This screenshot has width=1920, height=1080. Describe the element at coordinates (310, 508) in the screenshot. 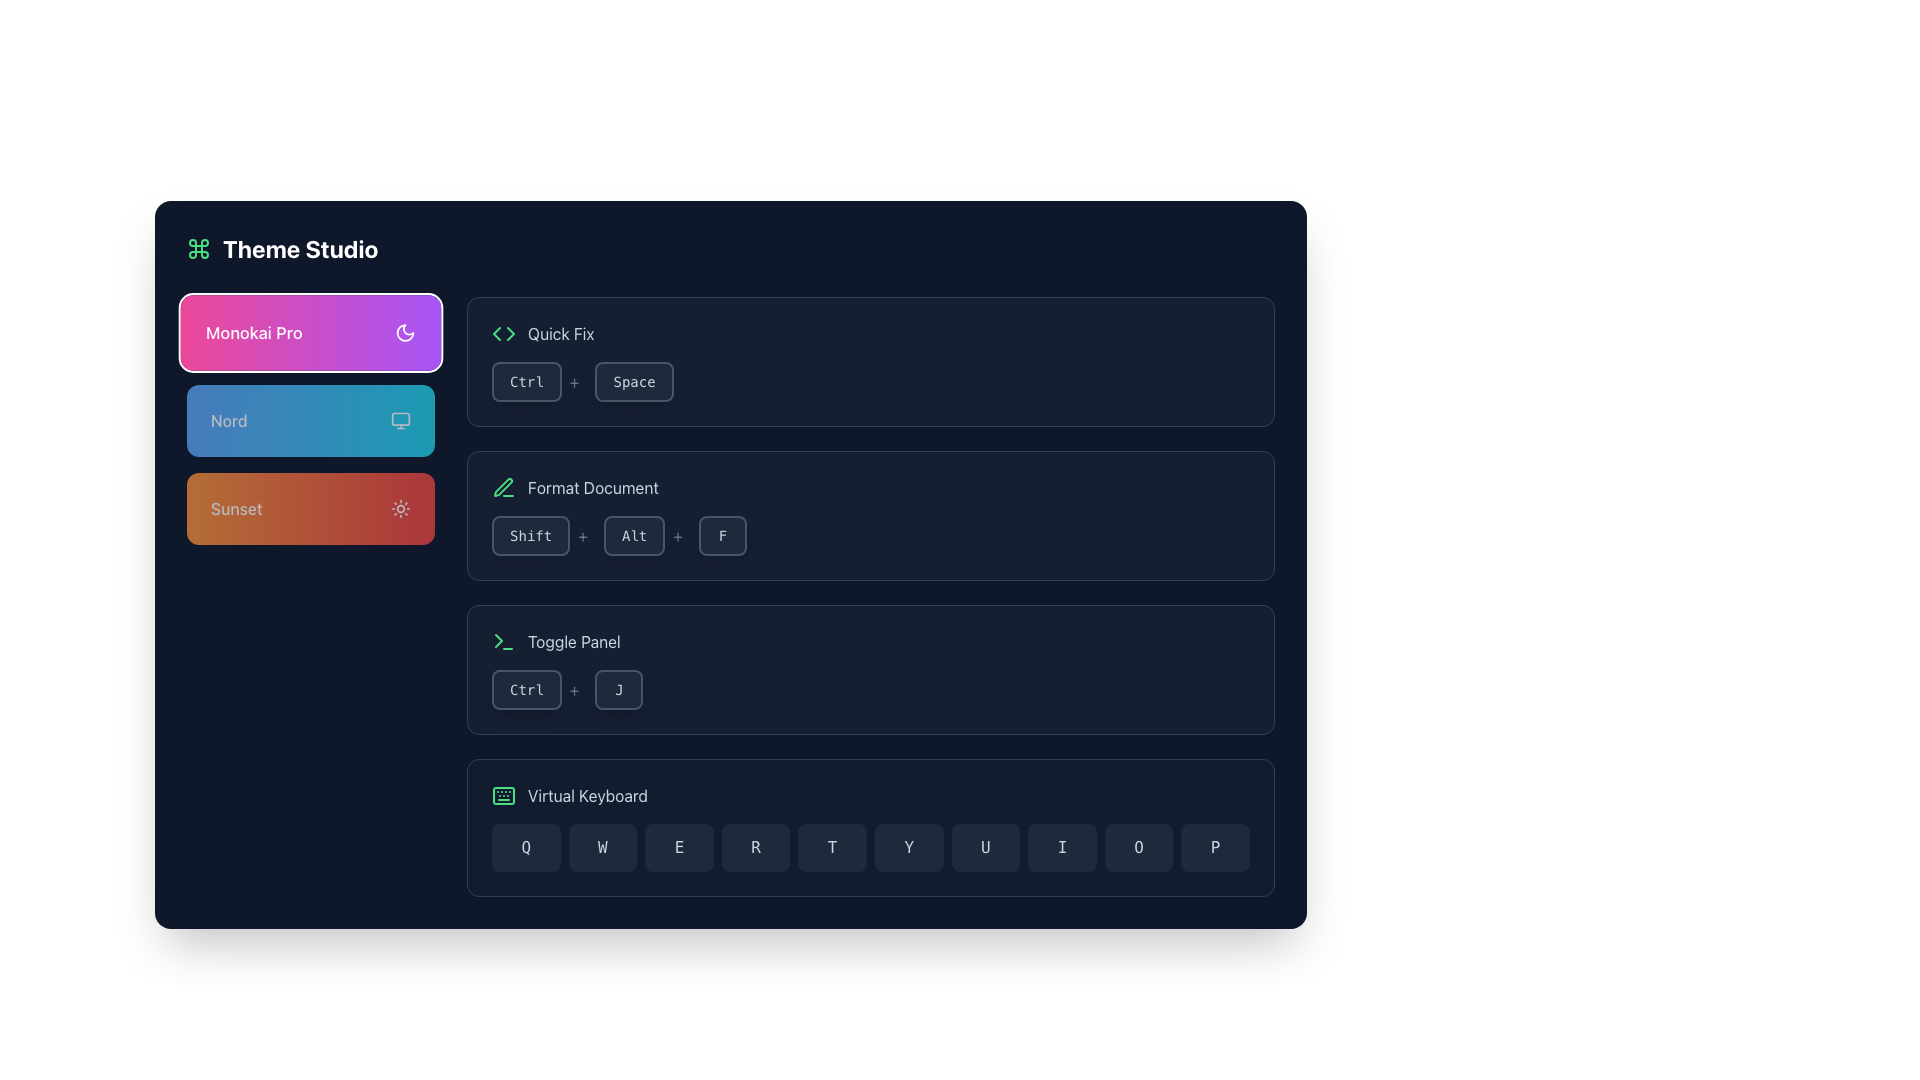

I see `the selectable list item labeled 'Sunset'` at that location.